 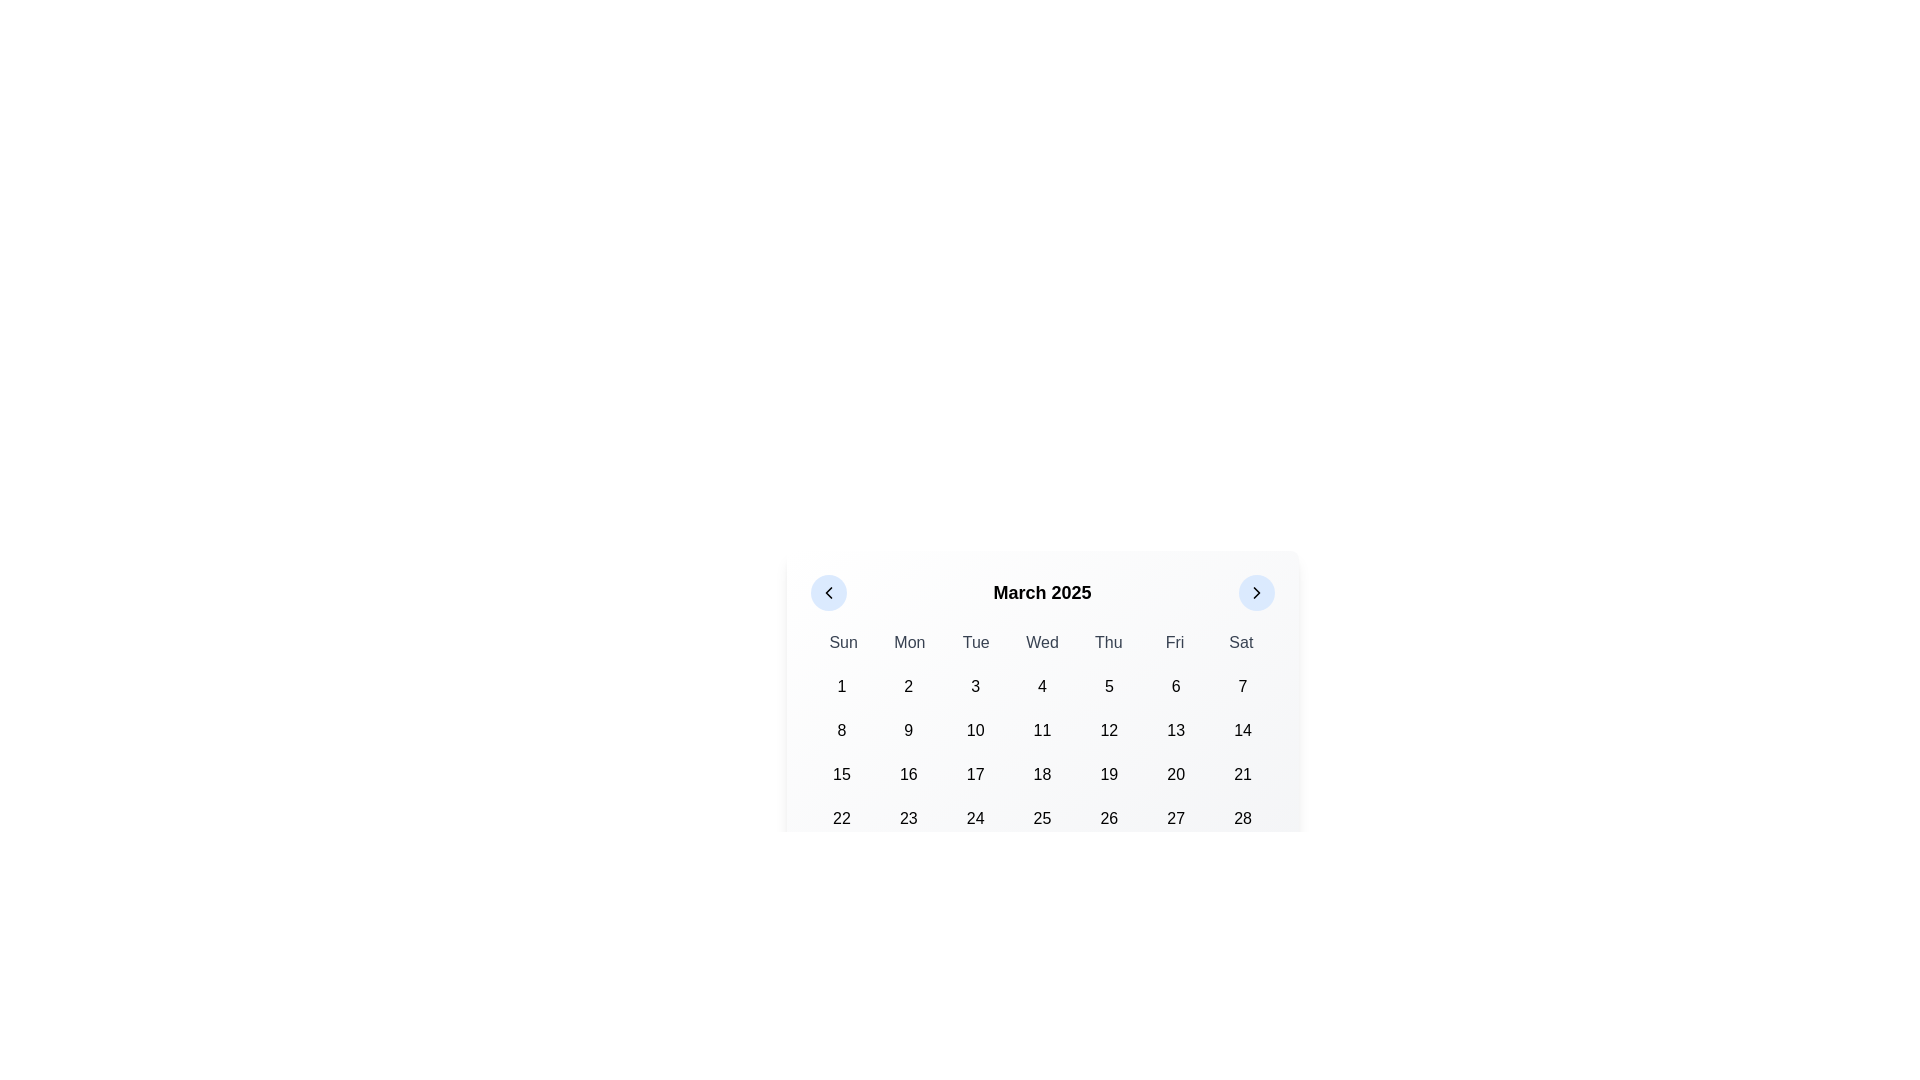 What do you see at coordinates (1041, 592) in the screenshot?
I see `the Text label that indicates the currently displayed month and year in the calendar component, located in the header layout between the navigation buttons` at bounding box center [1041, 592].